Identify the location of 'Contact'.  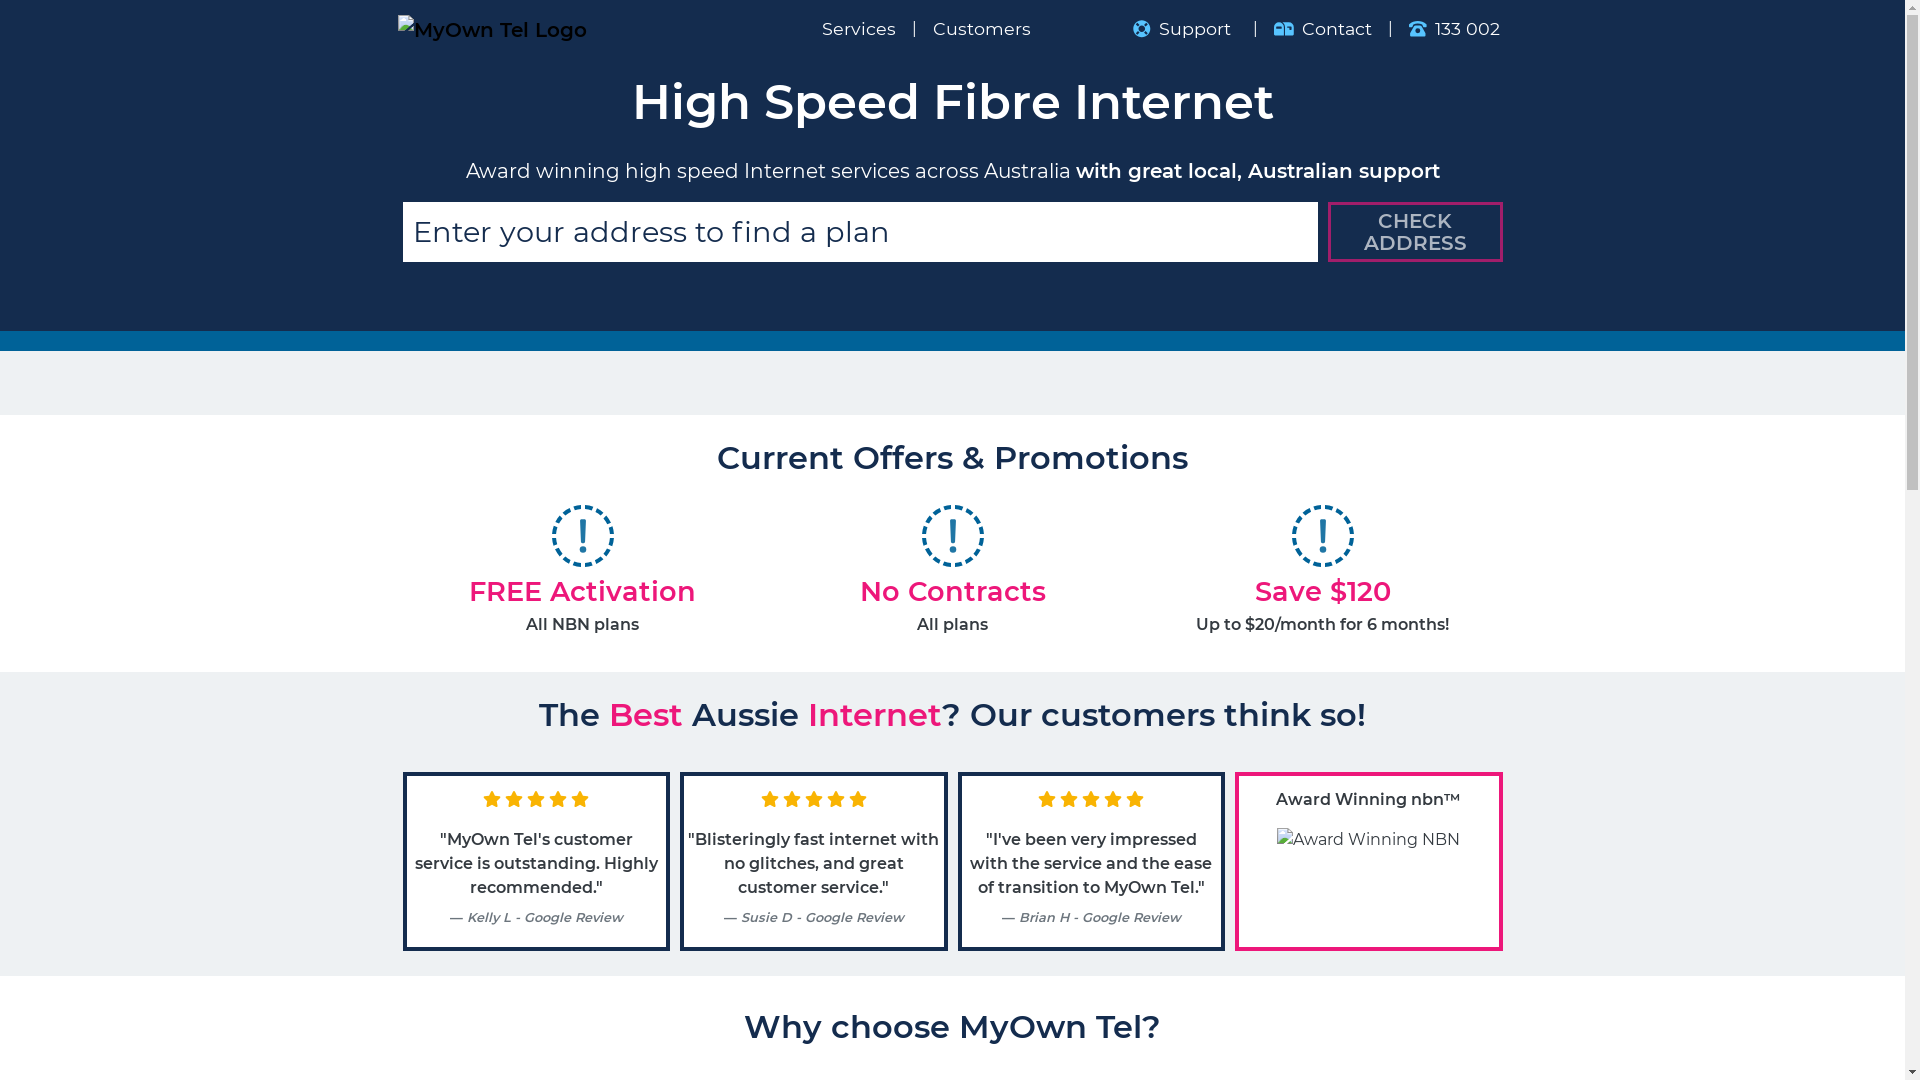
(1323, 29).